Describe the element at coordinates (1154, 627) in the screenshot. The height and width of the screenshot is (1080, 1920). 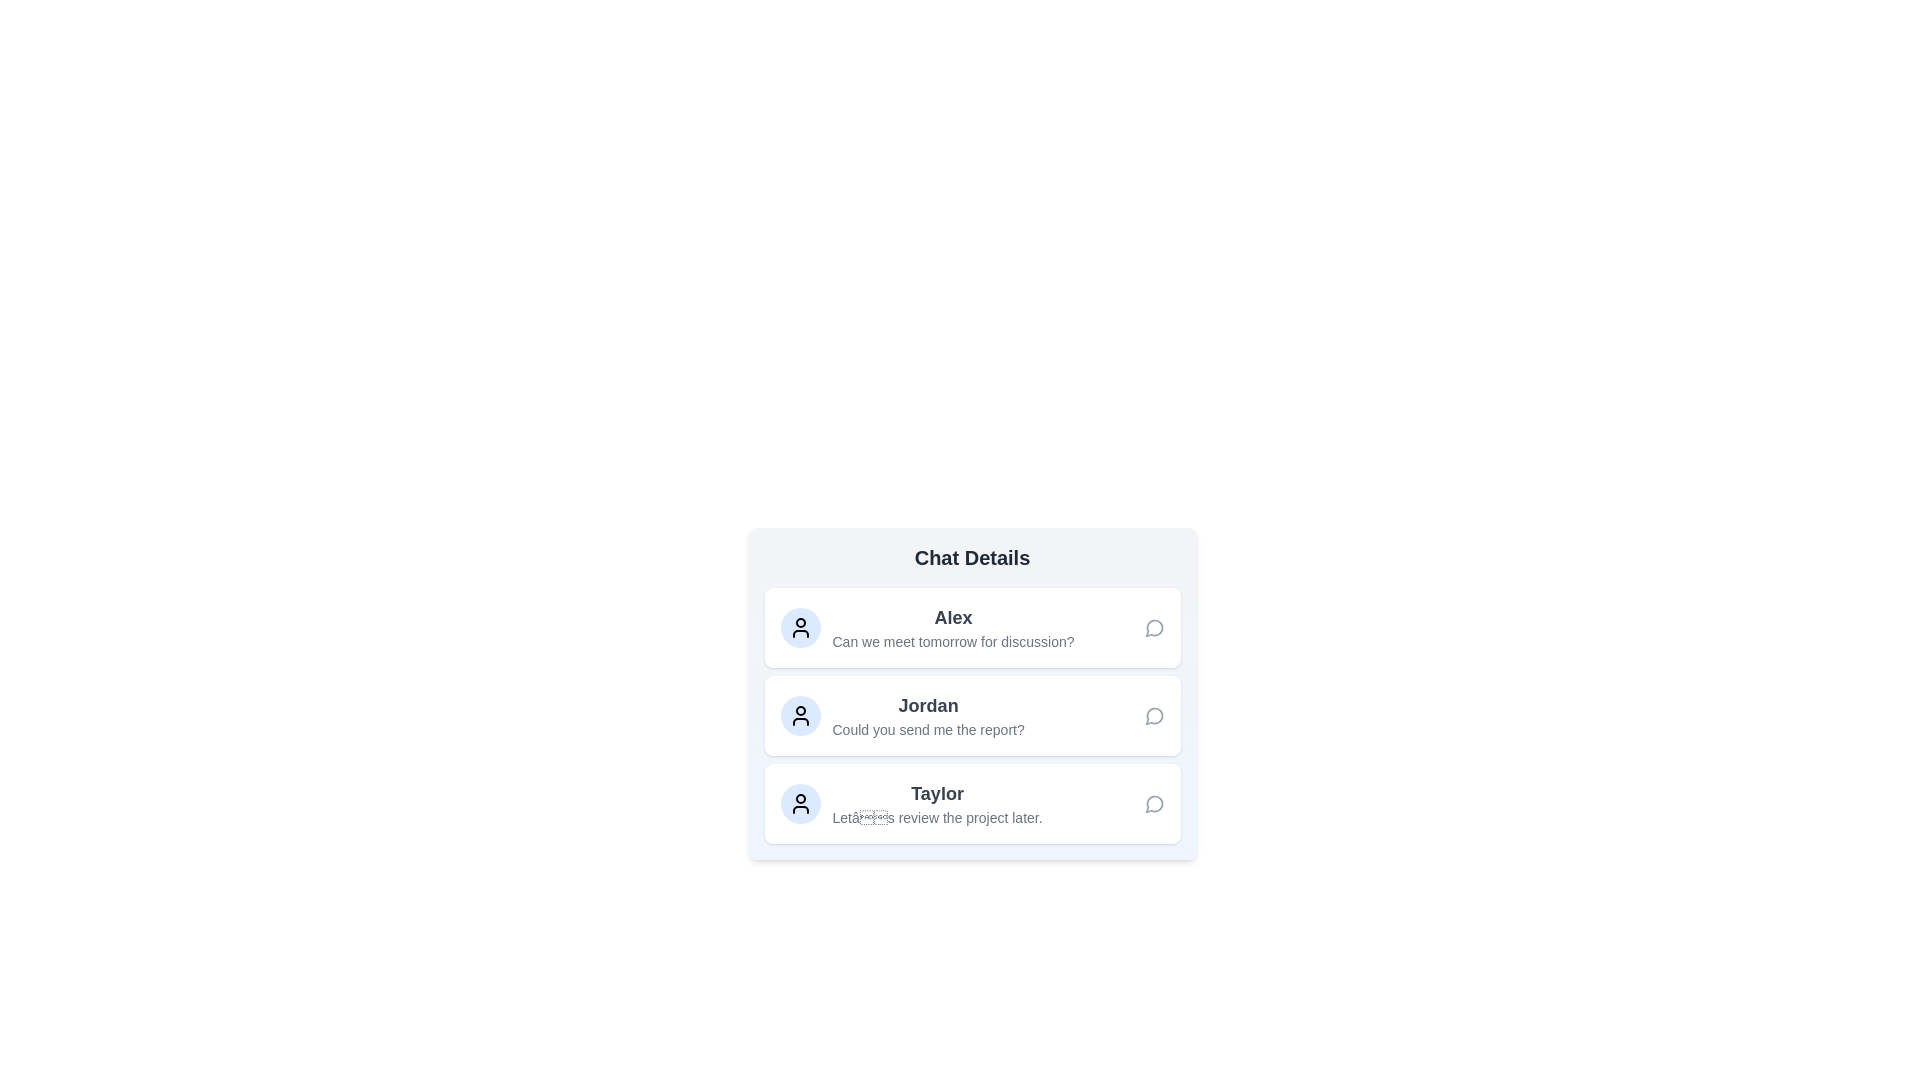
I see `the chat icon for the user Alex` at that location.